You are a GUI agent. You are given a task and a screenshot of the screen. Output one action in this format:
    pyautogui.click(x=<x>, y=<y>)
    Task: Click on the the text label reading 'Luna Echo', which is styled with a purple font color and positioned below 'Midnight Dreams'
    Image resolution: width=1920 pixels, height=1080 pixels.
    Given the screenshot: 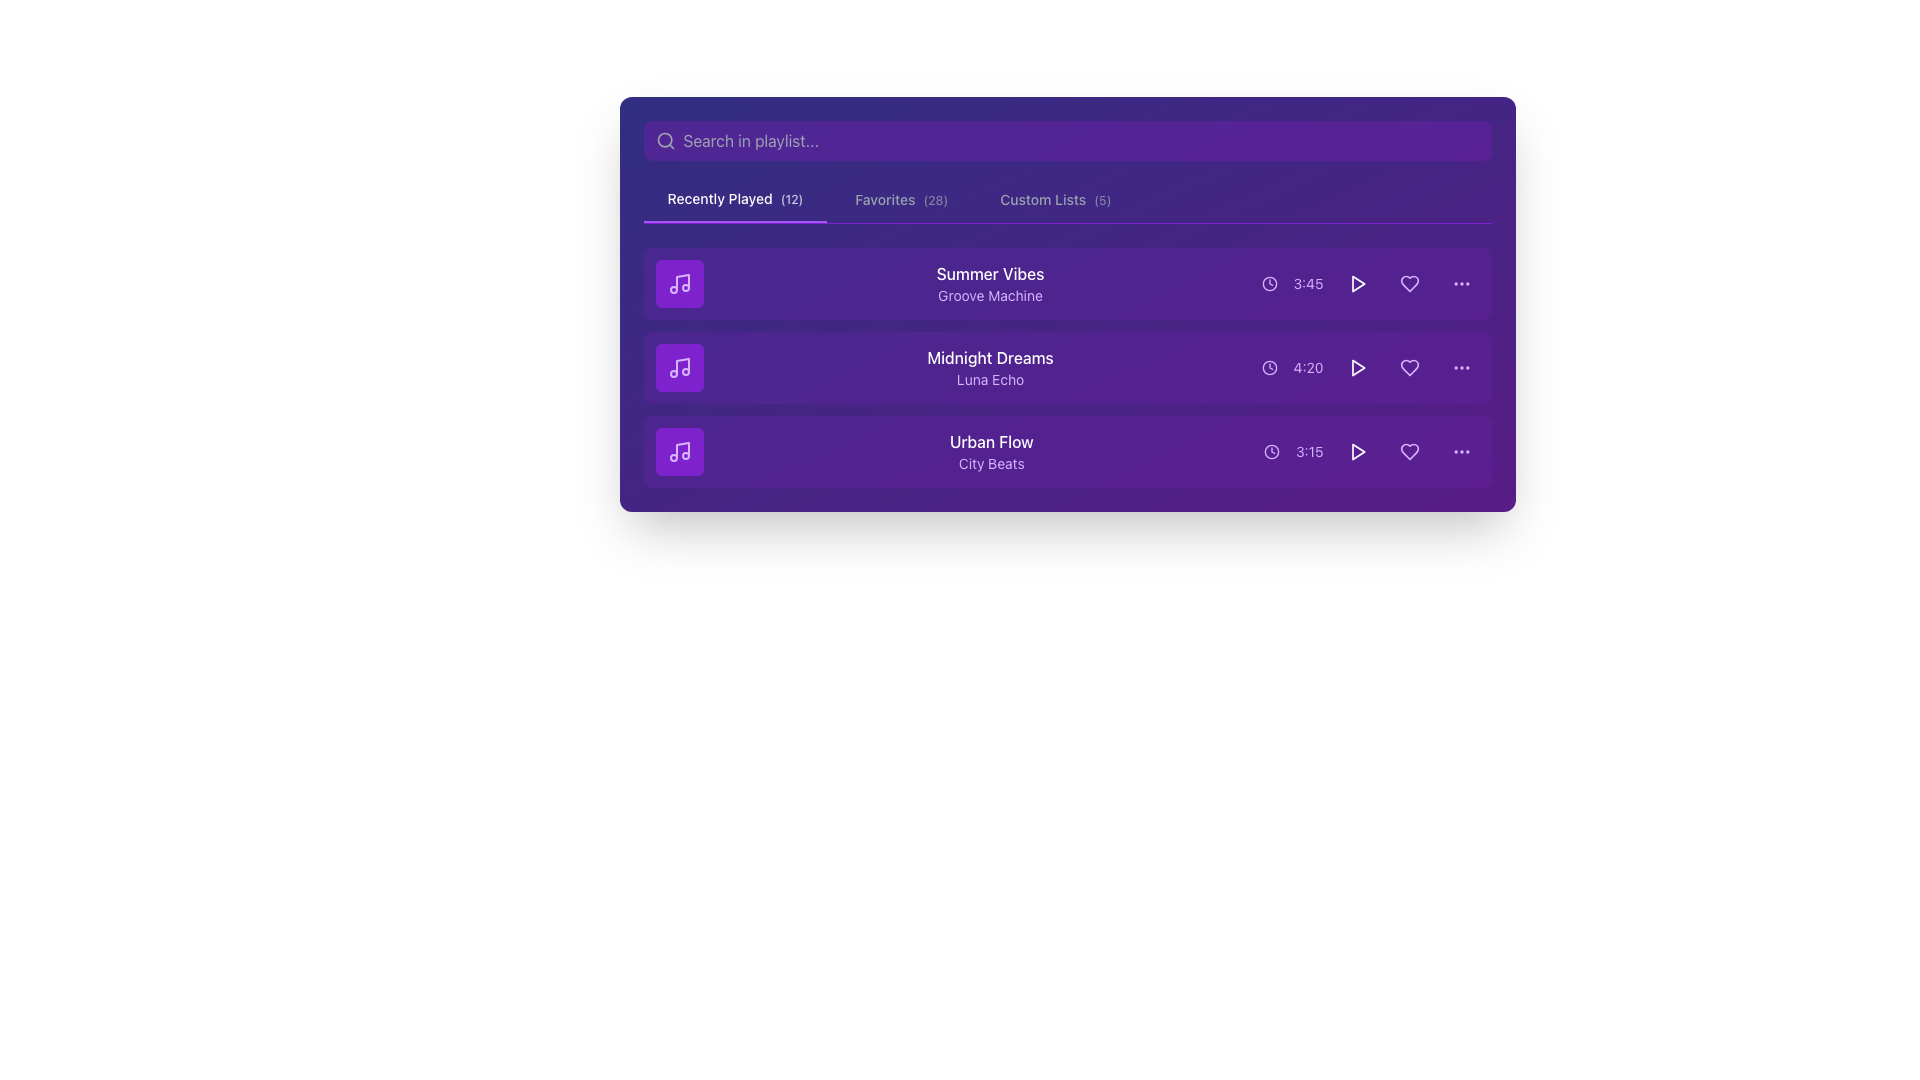 What is the action you would take?
    pyautogui.click(x=990, y=380)
    